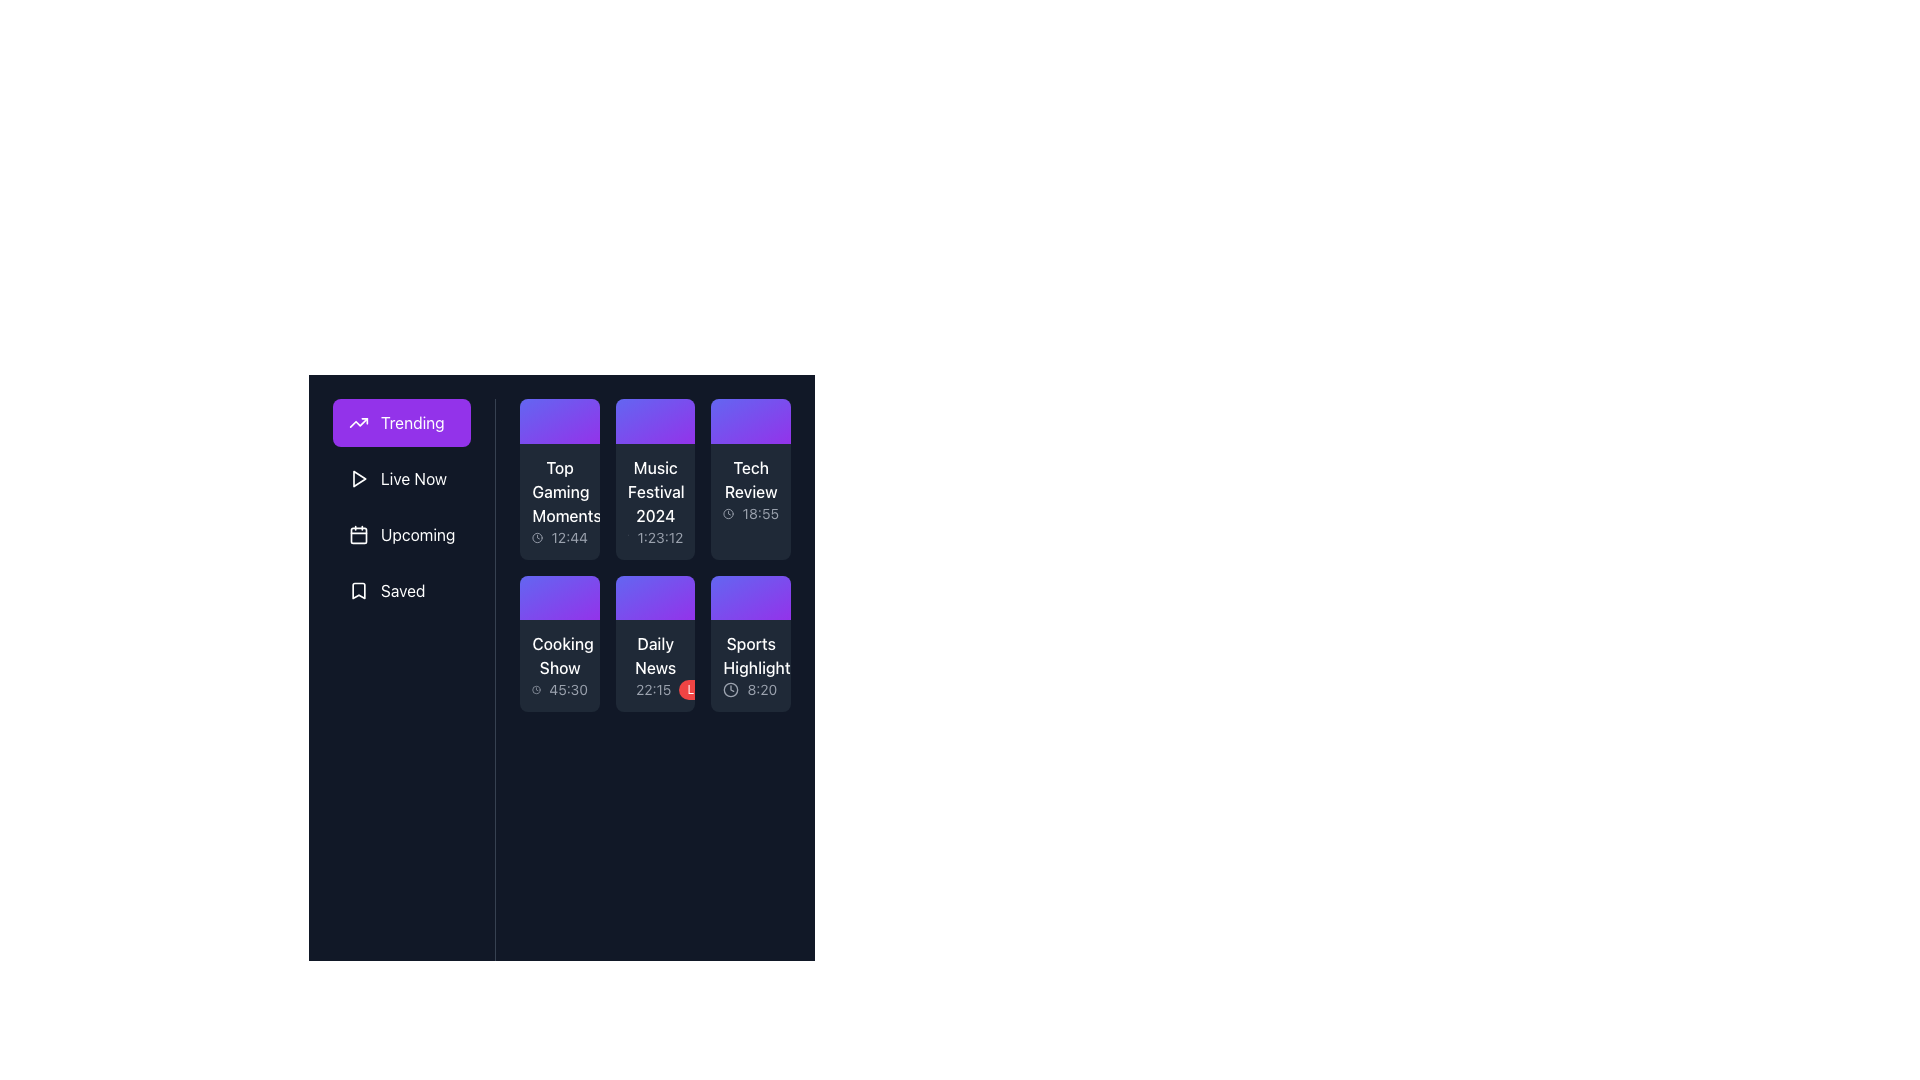  I want to click on the text label displaying 'Tech Review', so click(750, 479).